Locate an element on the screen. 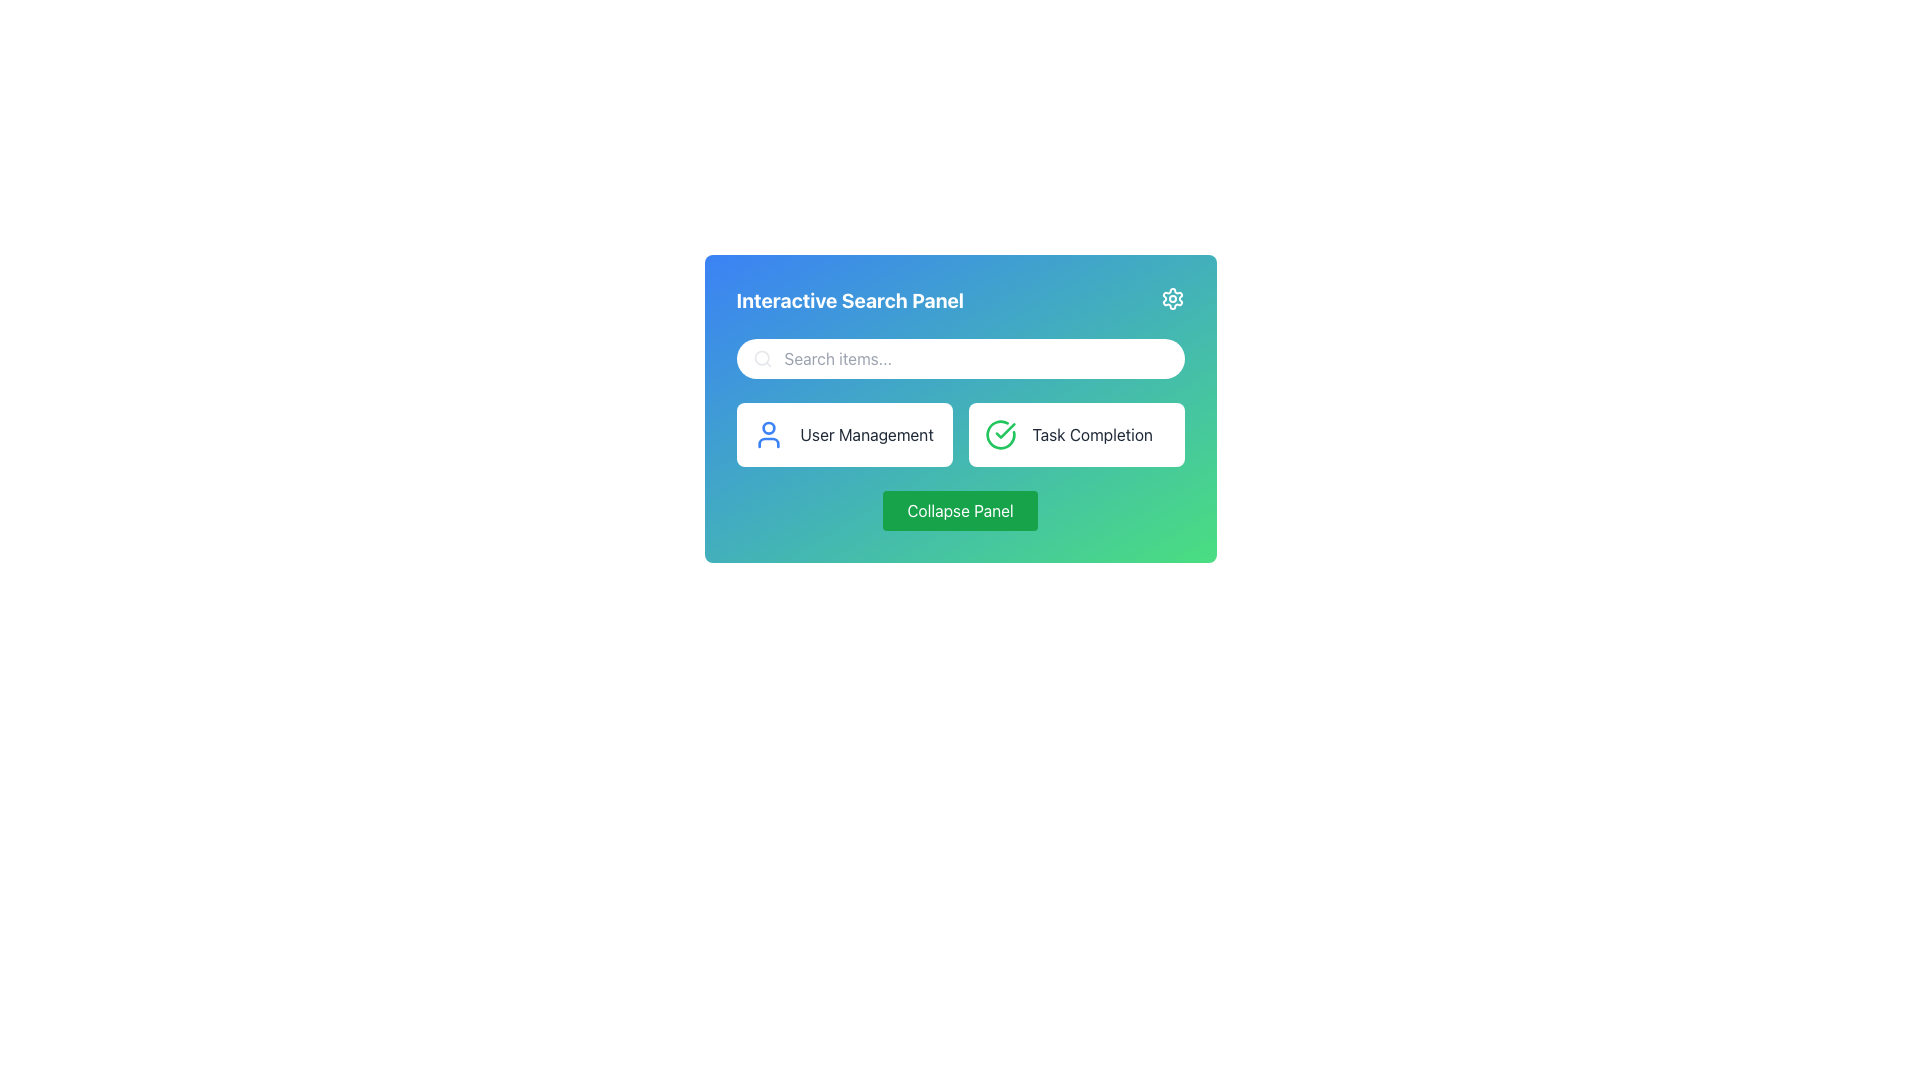 The width and height of the screenshot is (1920, 1080). title text 'Interactive Search Panel' from the header element located at the top section of the main panel, which features a gradient background and a settings icon is located at coordinates (960, 300).